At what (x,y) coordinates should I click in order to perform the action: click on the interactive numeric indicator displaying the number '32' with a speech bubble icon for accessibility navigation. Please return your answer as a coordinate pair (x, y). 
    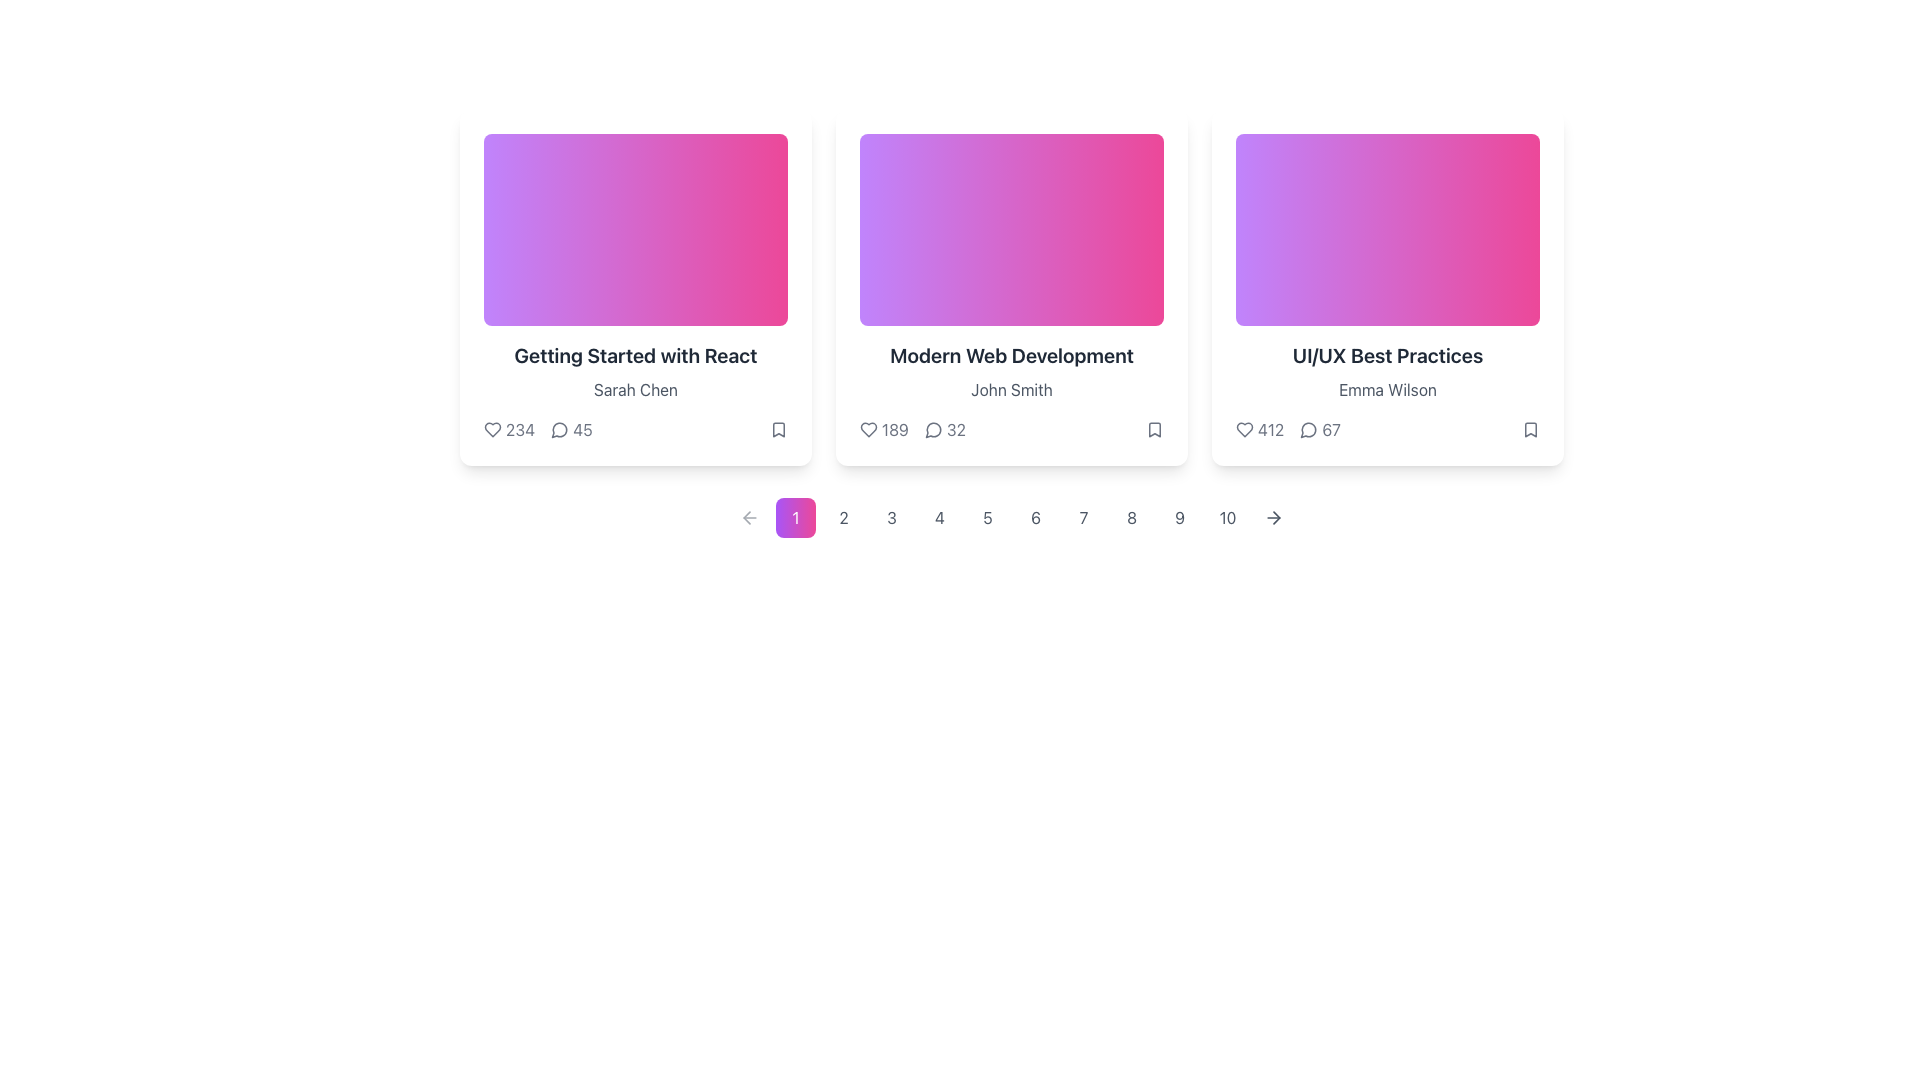
    Looking at the image, I should click on (944, 428).